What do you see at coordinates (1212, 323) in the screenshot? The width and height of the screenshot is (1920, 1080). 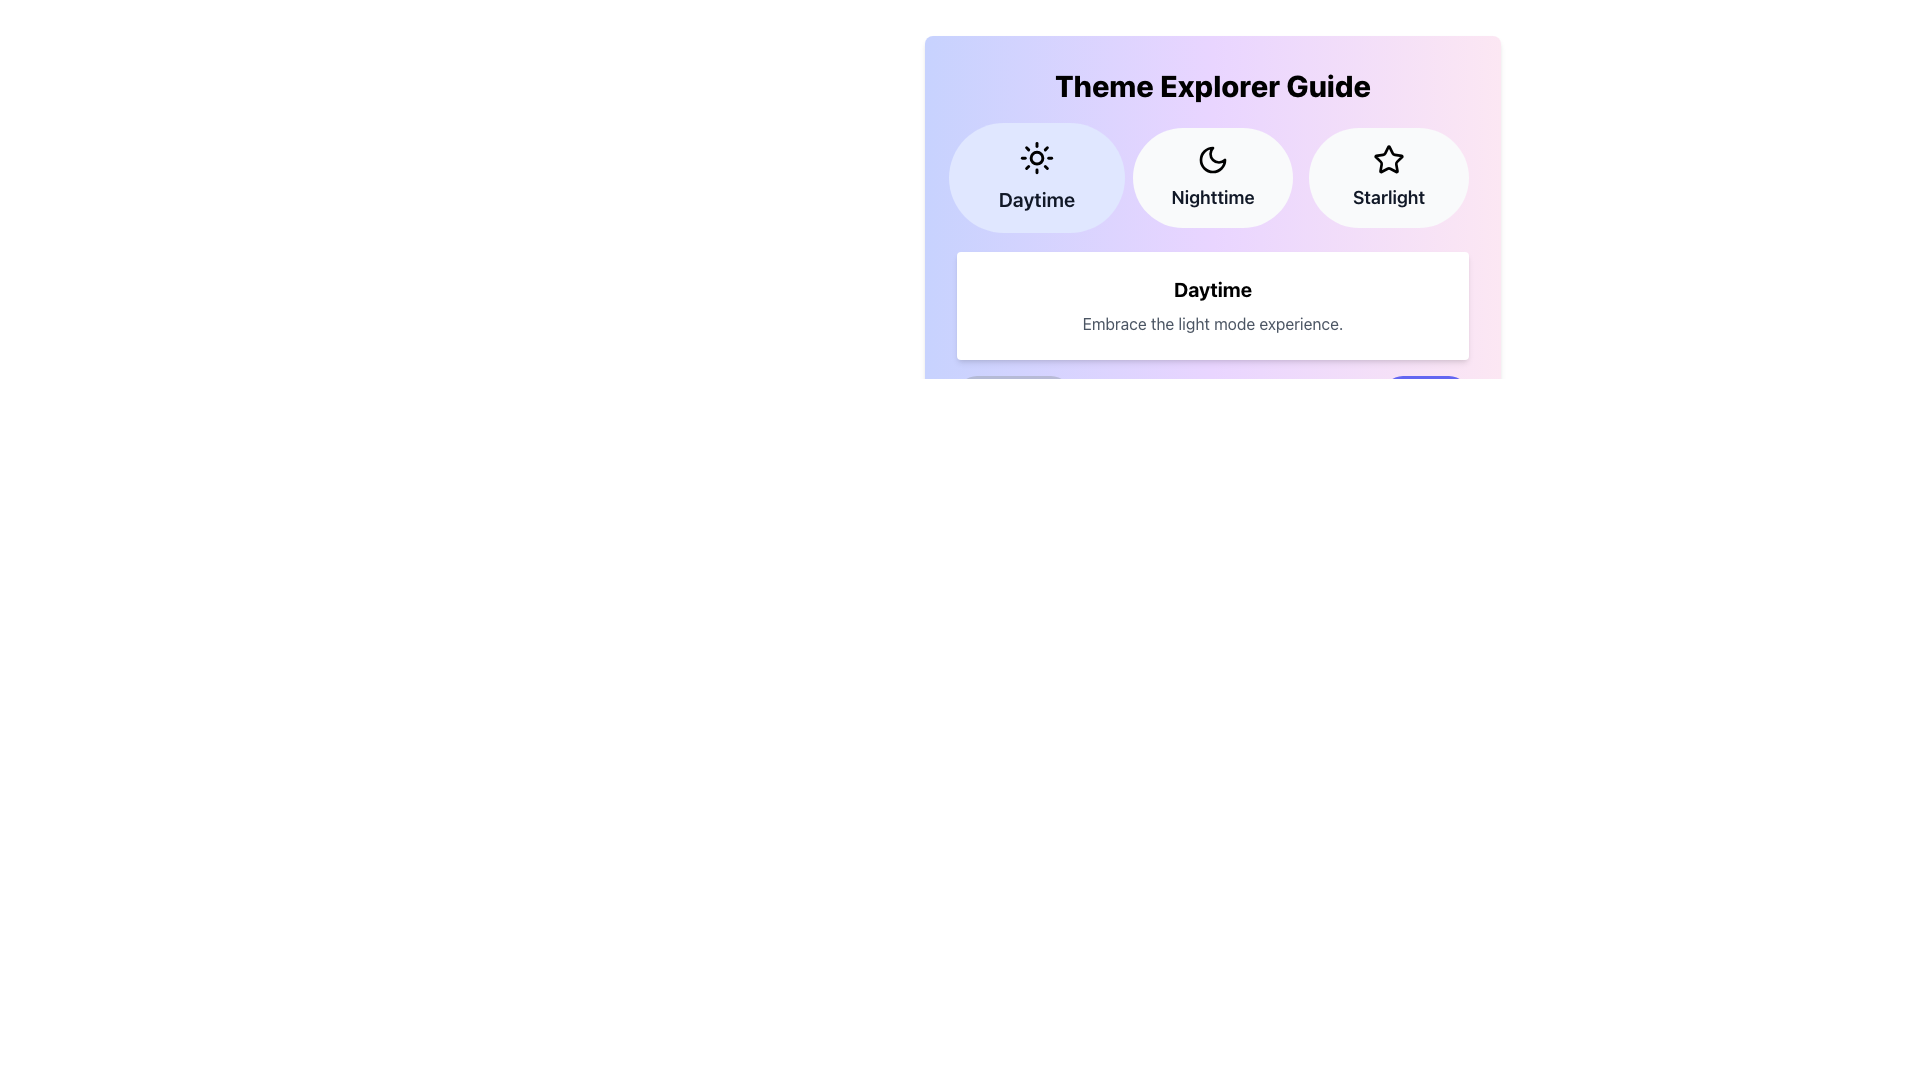 I see `the descriptive text element that says 'Embrace the light mode experience.' which is styled in light gray and located below the 'Daytime' heading` at bounding box center [1212, 323].